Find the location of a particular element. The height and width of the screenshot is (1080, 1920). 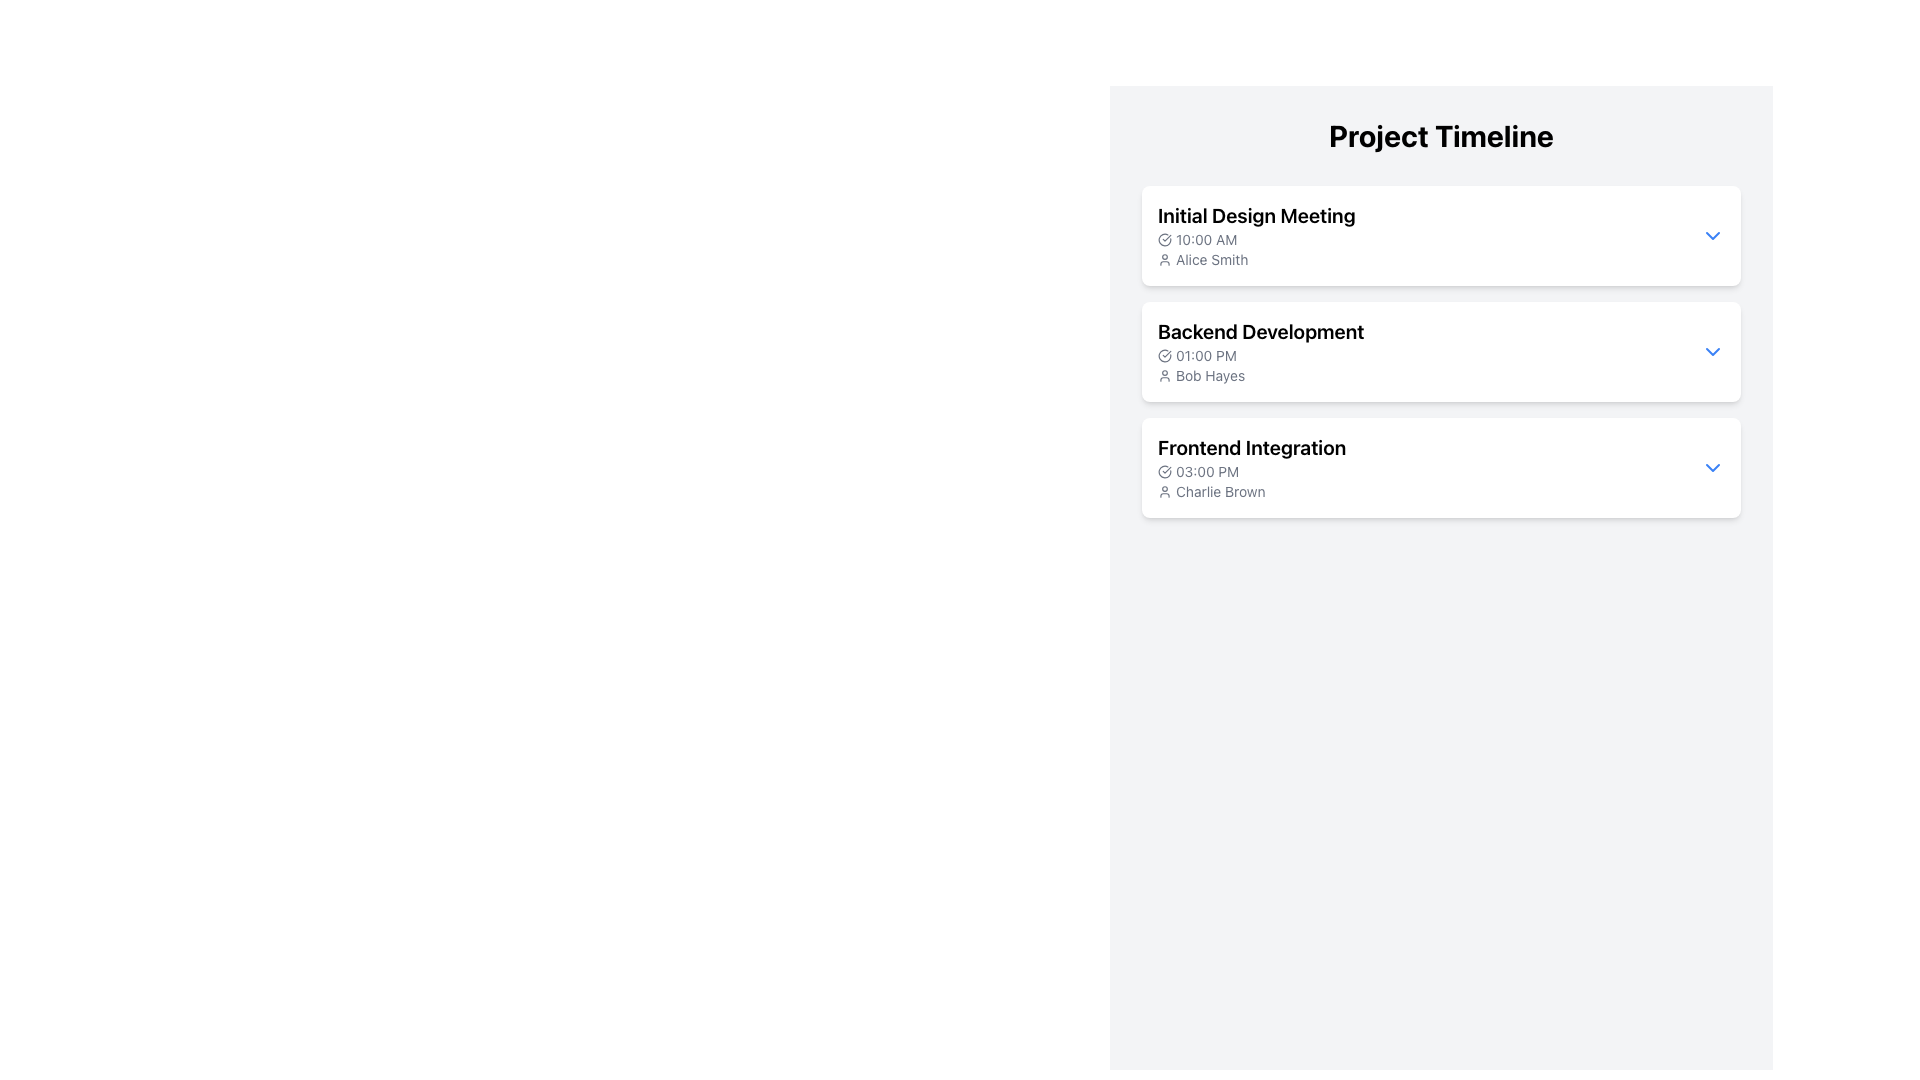

the dropdown toggle button located at the far-right end of the 'Frontend Integration' card in the timeline is located at coordinates (1712, 467).